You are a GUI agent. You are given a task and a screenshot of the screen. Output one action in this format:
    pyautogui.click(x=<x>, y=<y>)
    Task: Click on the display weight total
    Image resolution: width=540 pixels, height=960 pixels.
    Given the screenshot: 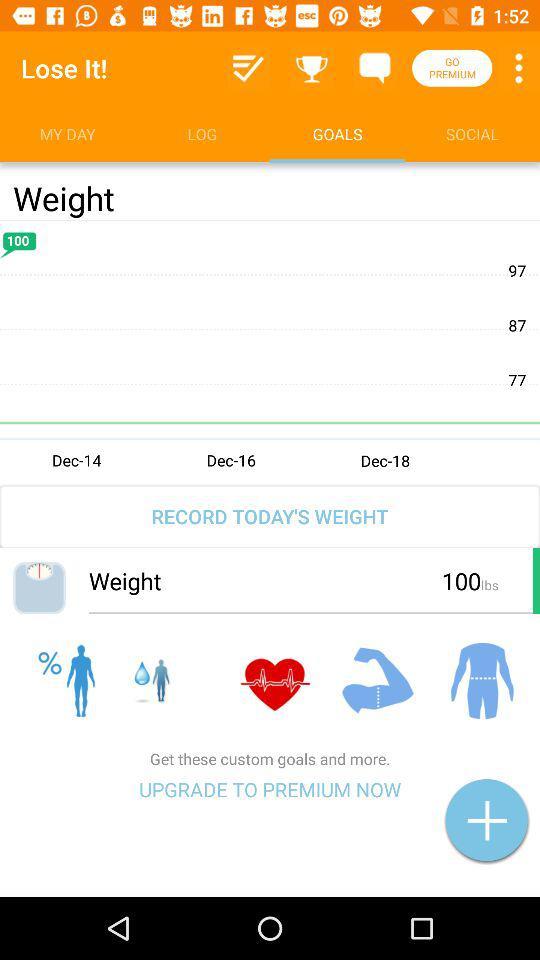 What is the action you would take?
    pyautogui.click(x=270, y=351)
    